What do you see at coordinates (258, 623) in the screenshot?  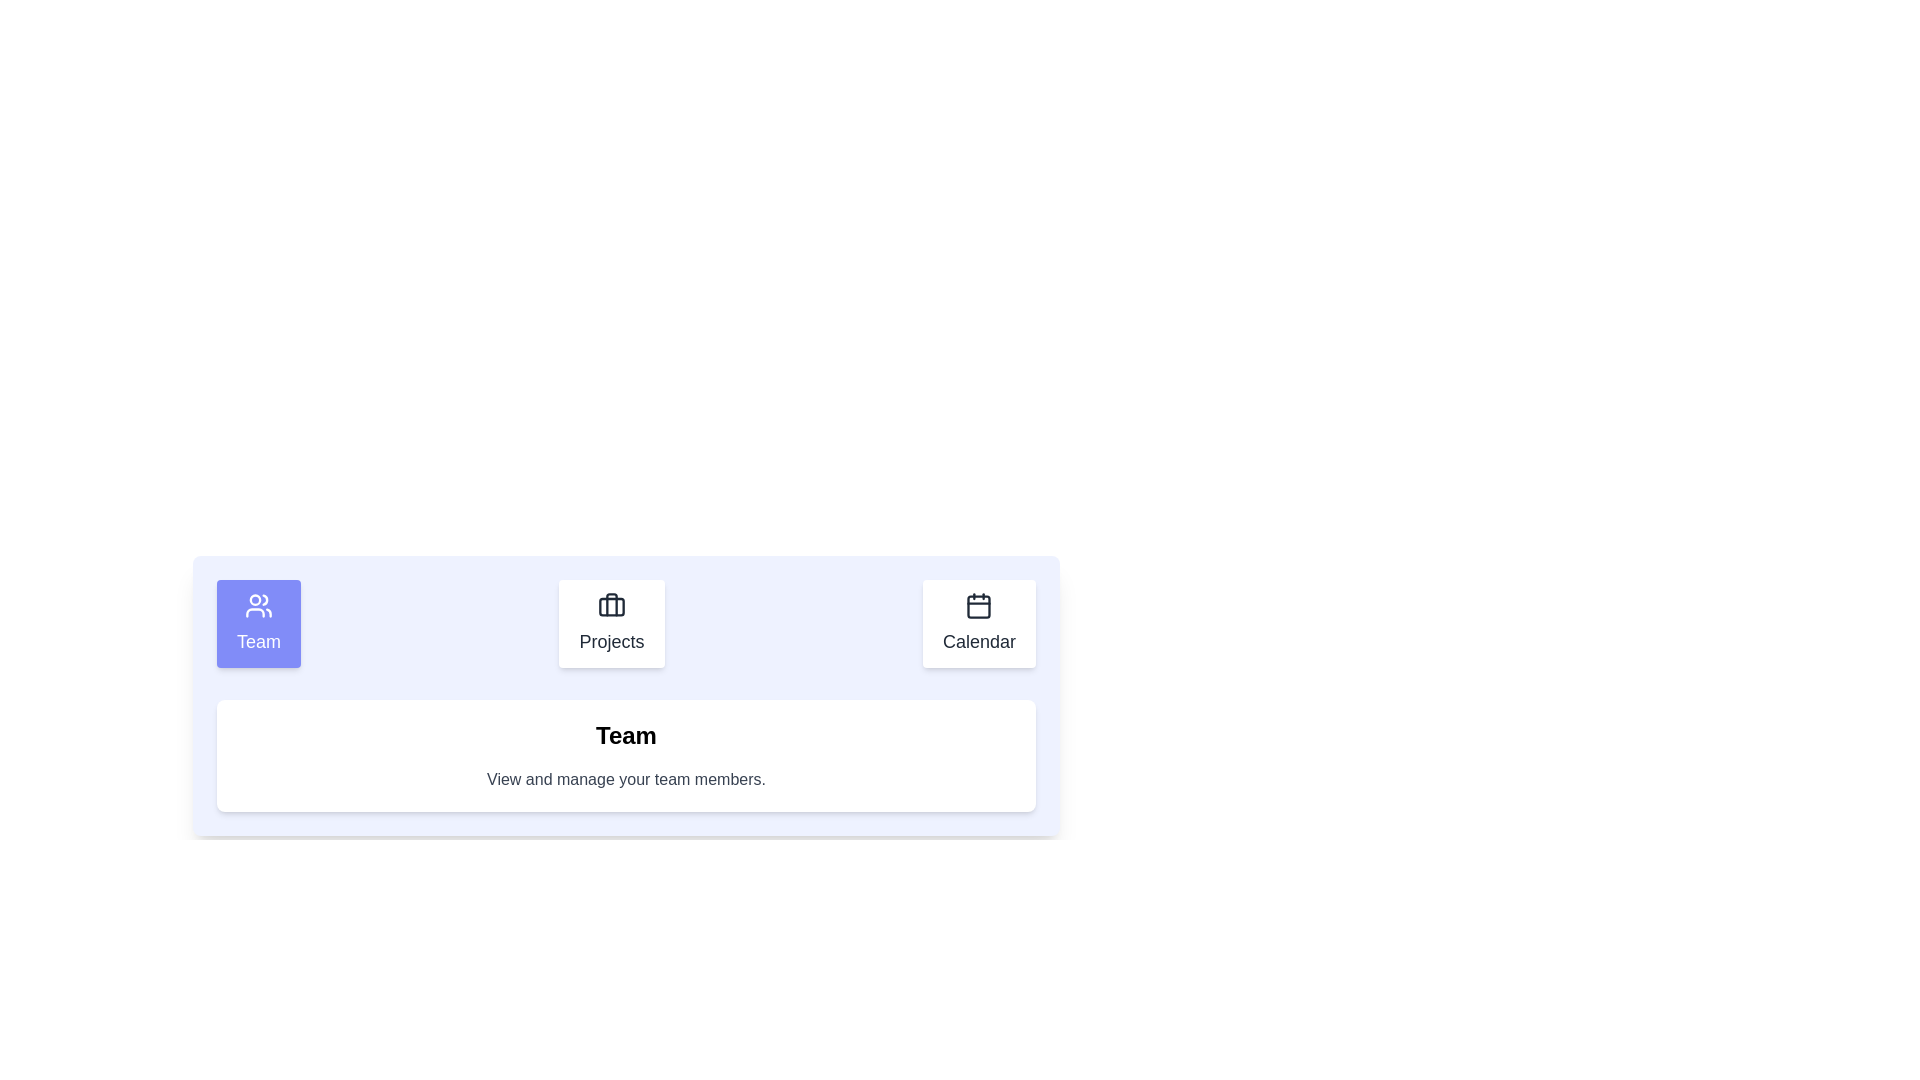 I see `the Team tab to switch to its view` at bounding box center [258, 623].